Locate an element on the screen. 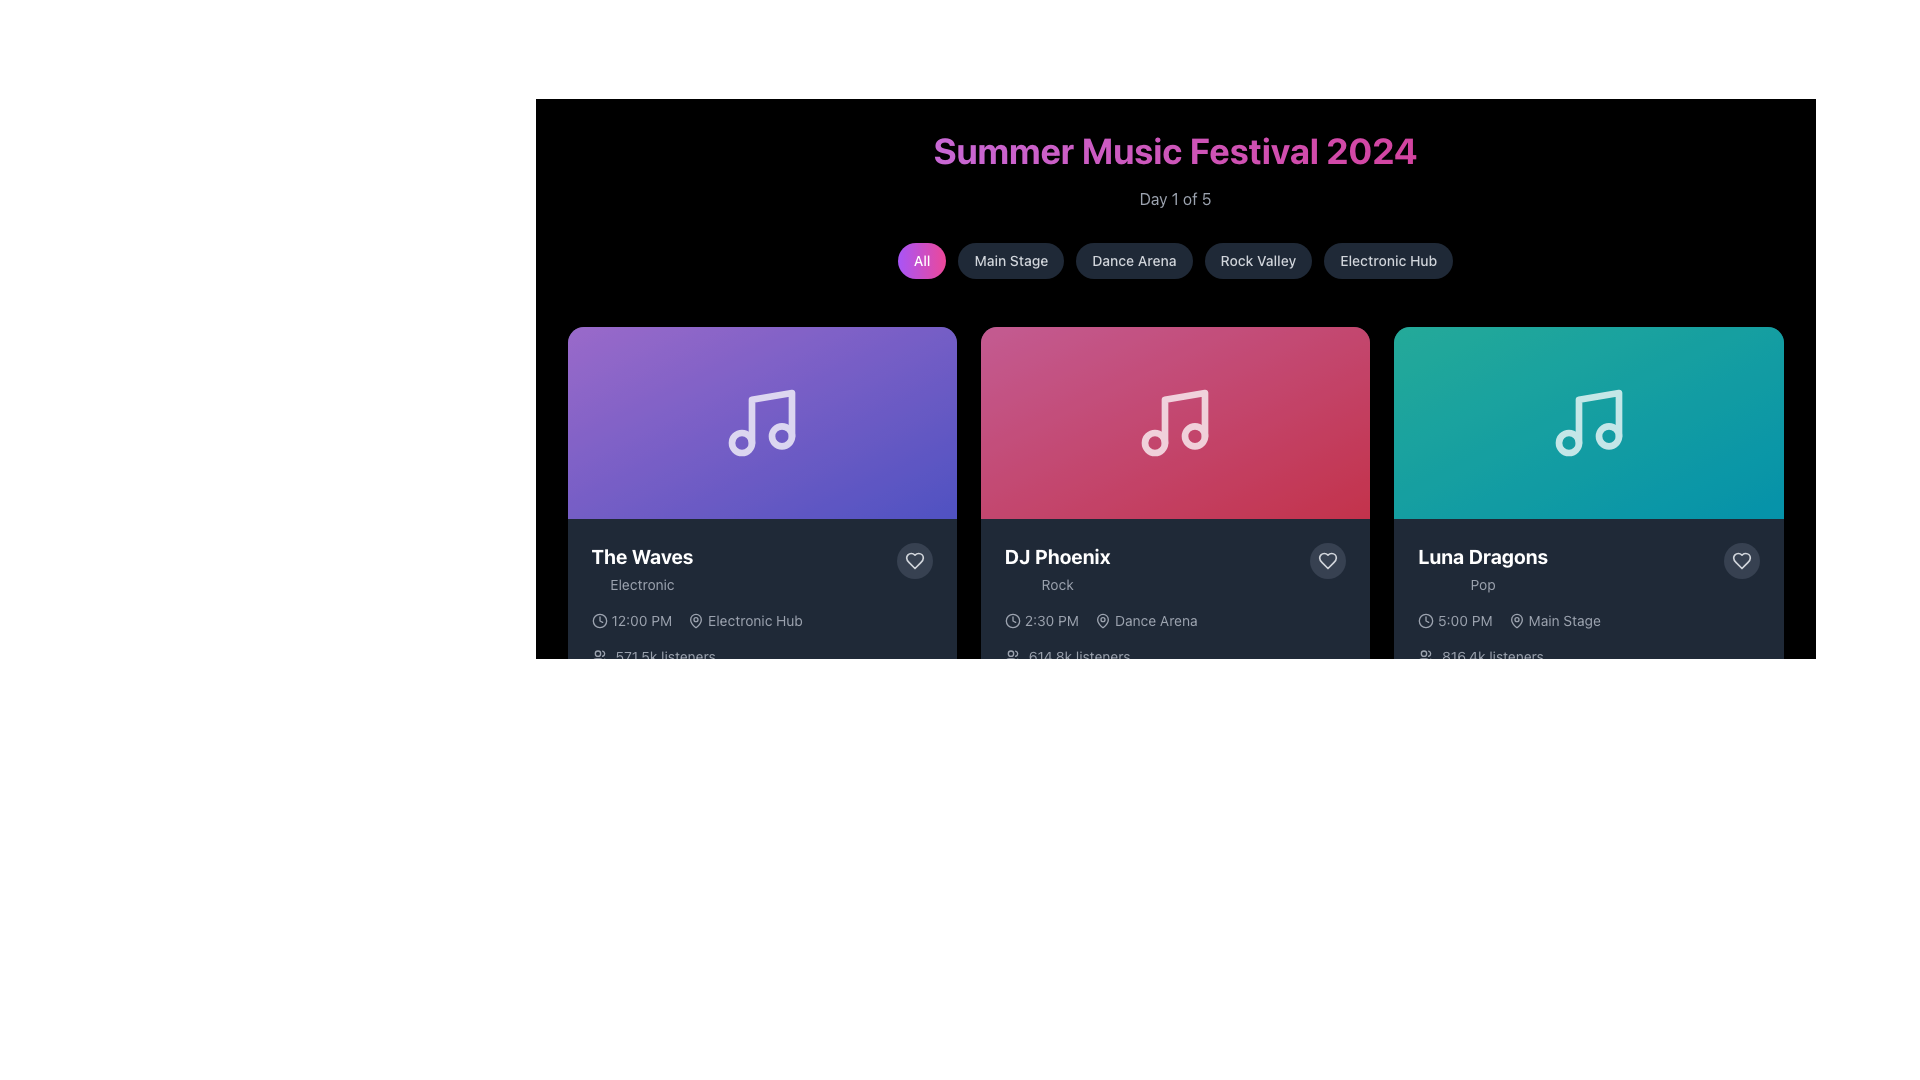 The image size is (1920, 1080). the musical note icon, which is centrally located in the second card of a horizontal row, beneath the 'Summer Music Festival 2024' header and above the 'DJ Phoenix' text, distinguished by its white color and gradient pink background is located at coordinates (1175, 422).